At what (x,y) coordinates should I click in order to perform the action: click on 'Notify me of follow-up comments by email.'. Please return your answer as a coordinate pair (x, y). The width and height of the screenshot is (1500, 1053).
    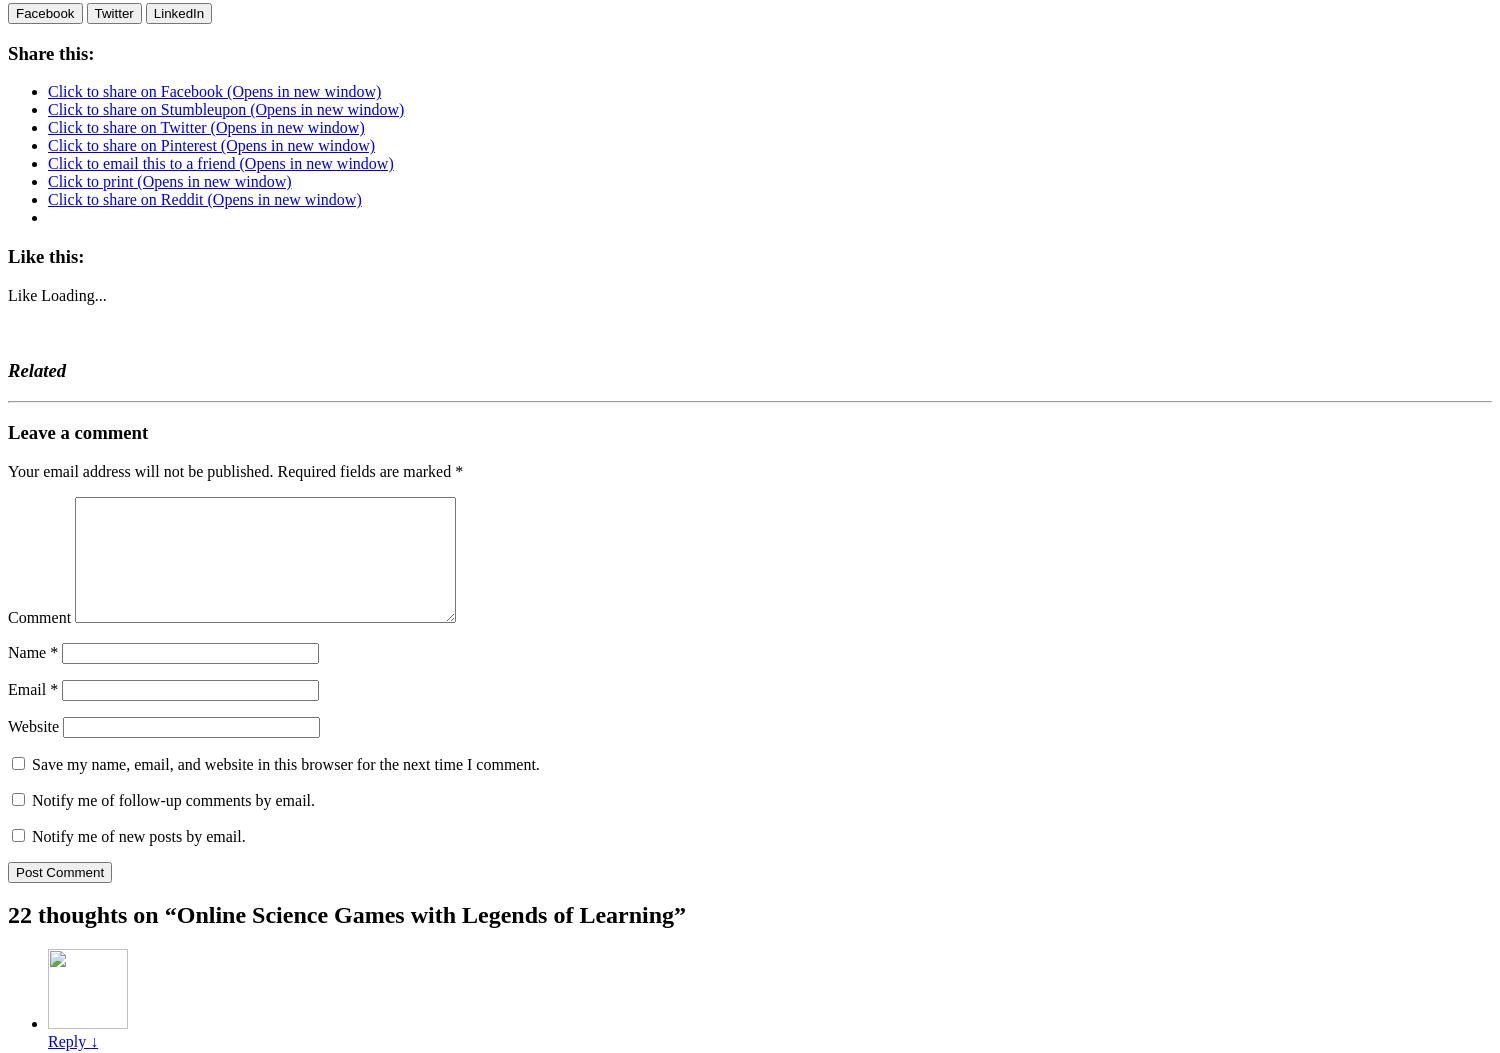
    Looking at the image, I should click on (173, 799).